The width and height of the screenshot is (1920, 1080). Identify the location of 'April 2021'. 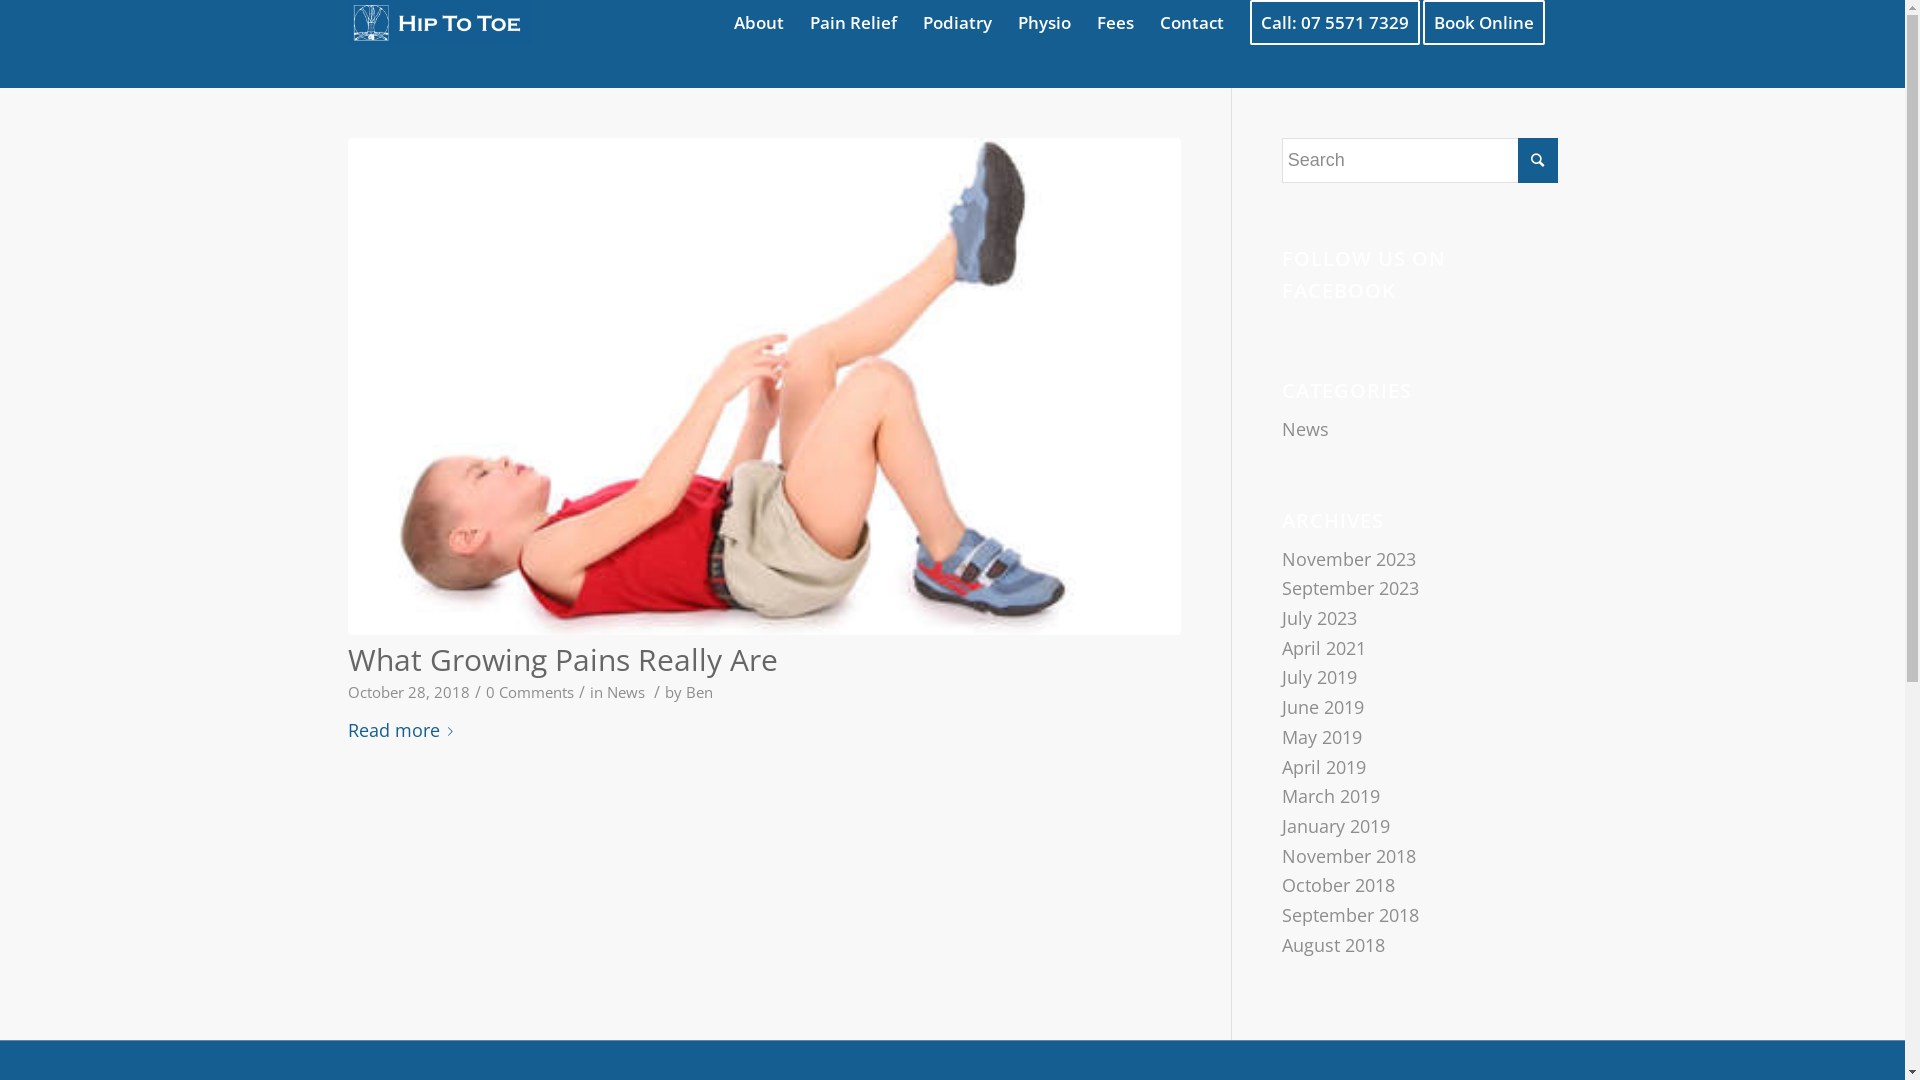
(1324, 648).